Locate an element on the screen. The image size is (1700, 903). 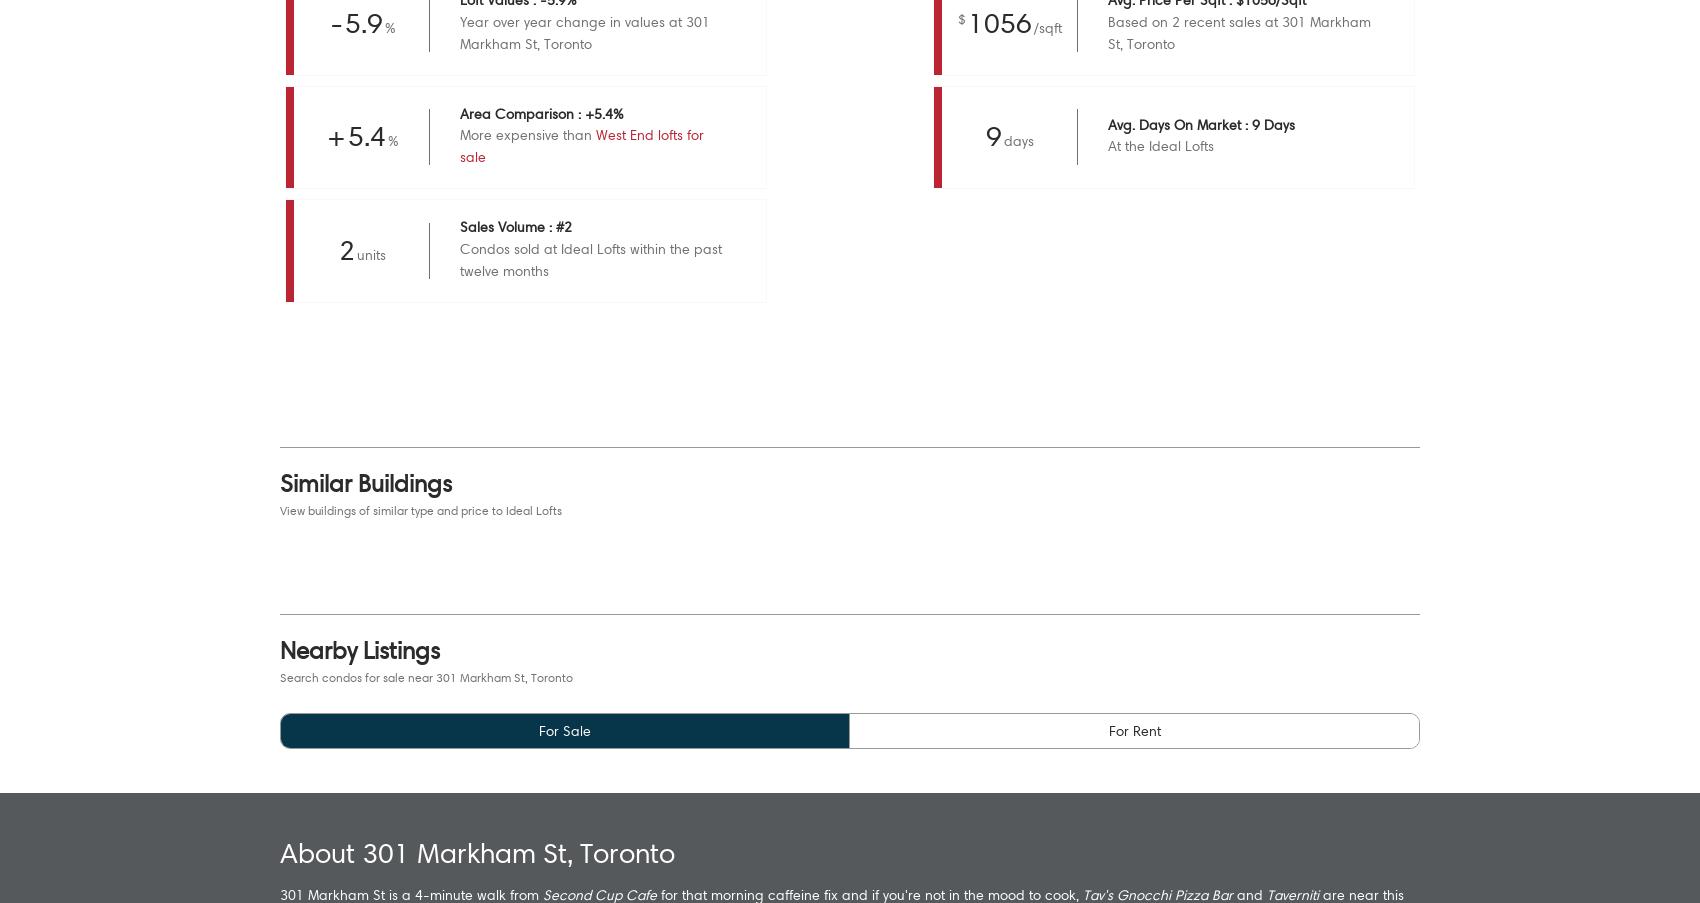
'1056' is located at coordinates (998, 21).